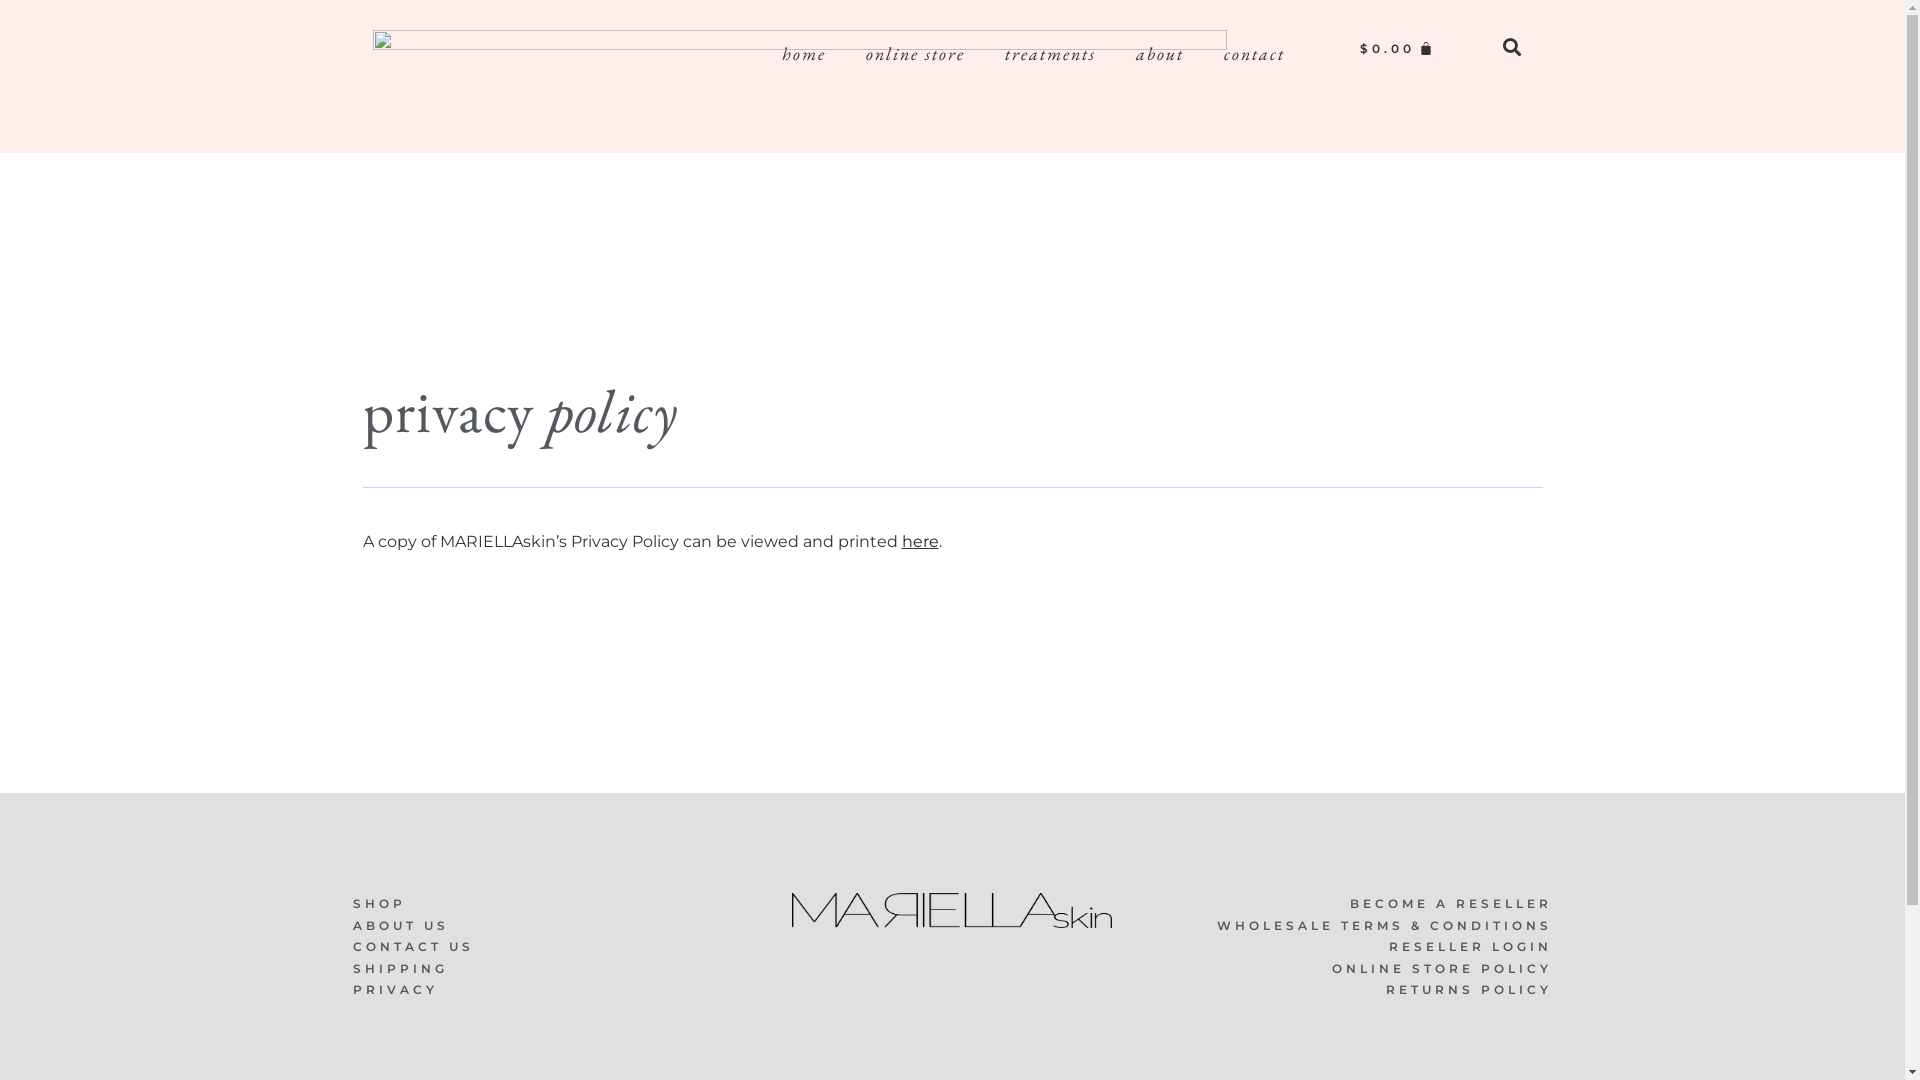 The width and height of the screenshot is (1920, 1080). I want to click on 'RESELLER LOGIN', so click(1352, 946).